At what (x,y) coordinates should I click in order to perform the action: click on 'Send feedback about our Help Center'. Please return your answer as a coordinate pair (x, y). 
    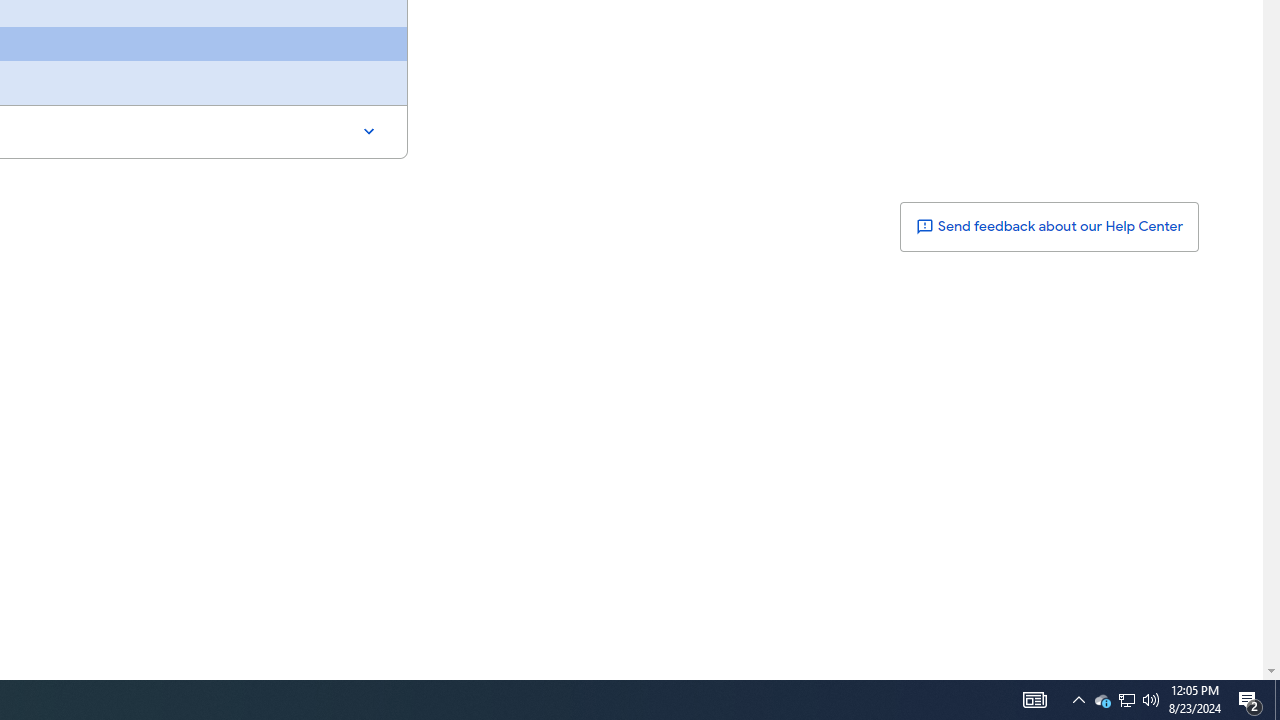
    Looking at the image, I should click on (1047, 226).